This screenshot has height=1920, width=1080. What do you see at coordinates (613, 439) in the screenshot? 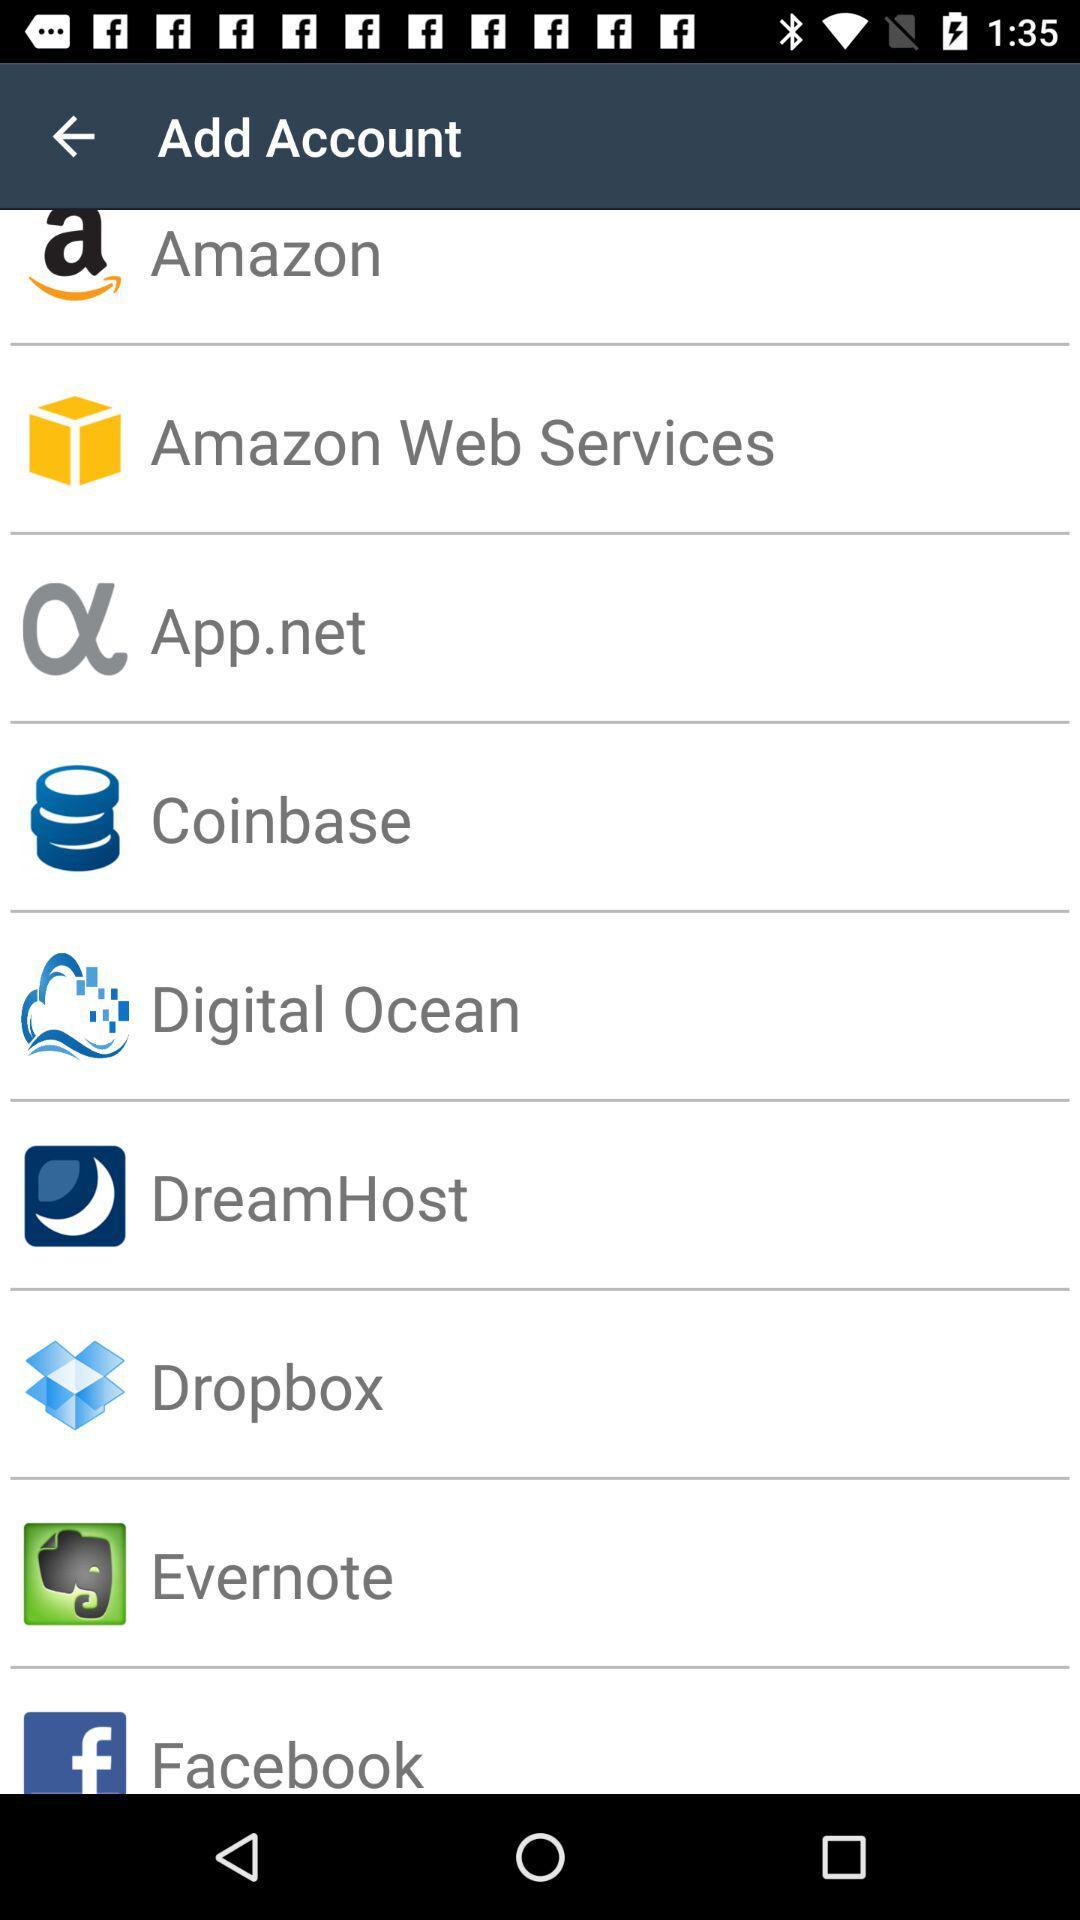
I see `the app below amazon item` at bounding box center [613, 439].